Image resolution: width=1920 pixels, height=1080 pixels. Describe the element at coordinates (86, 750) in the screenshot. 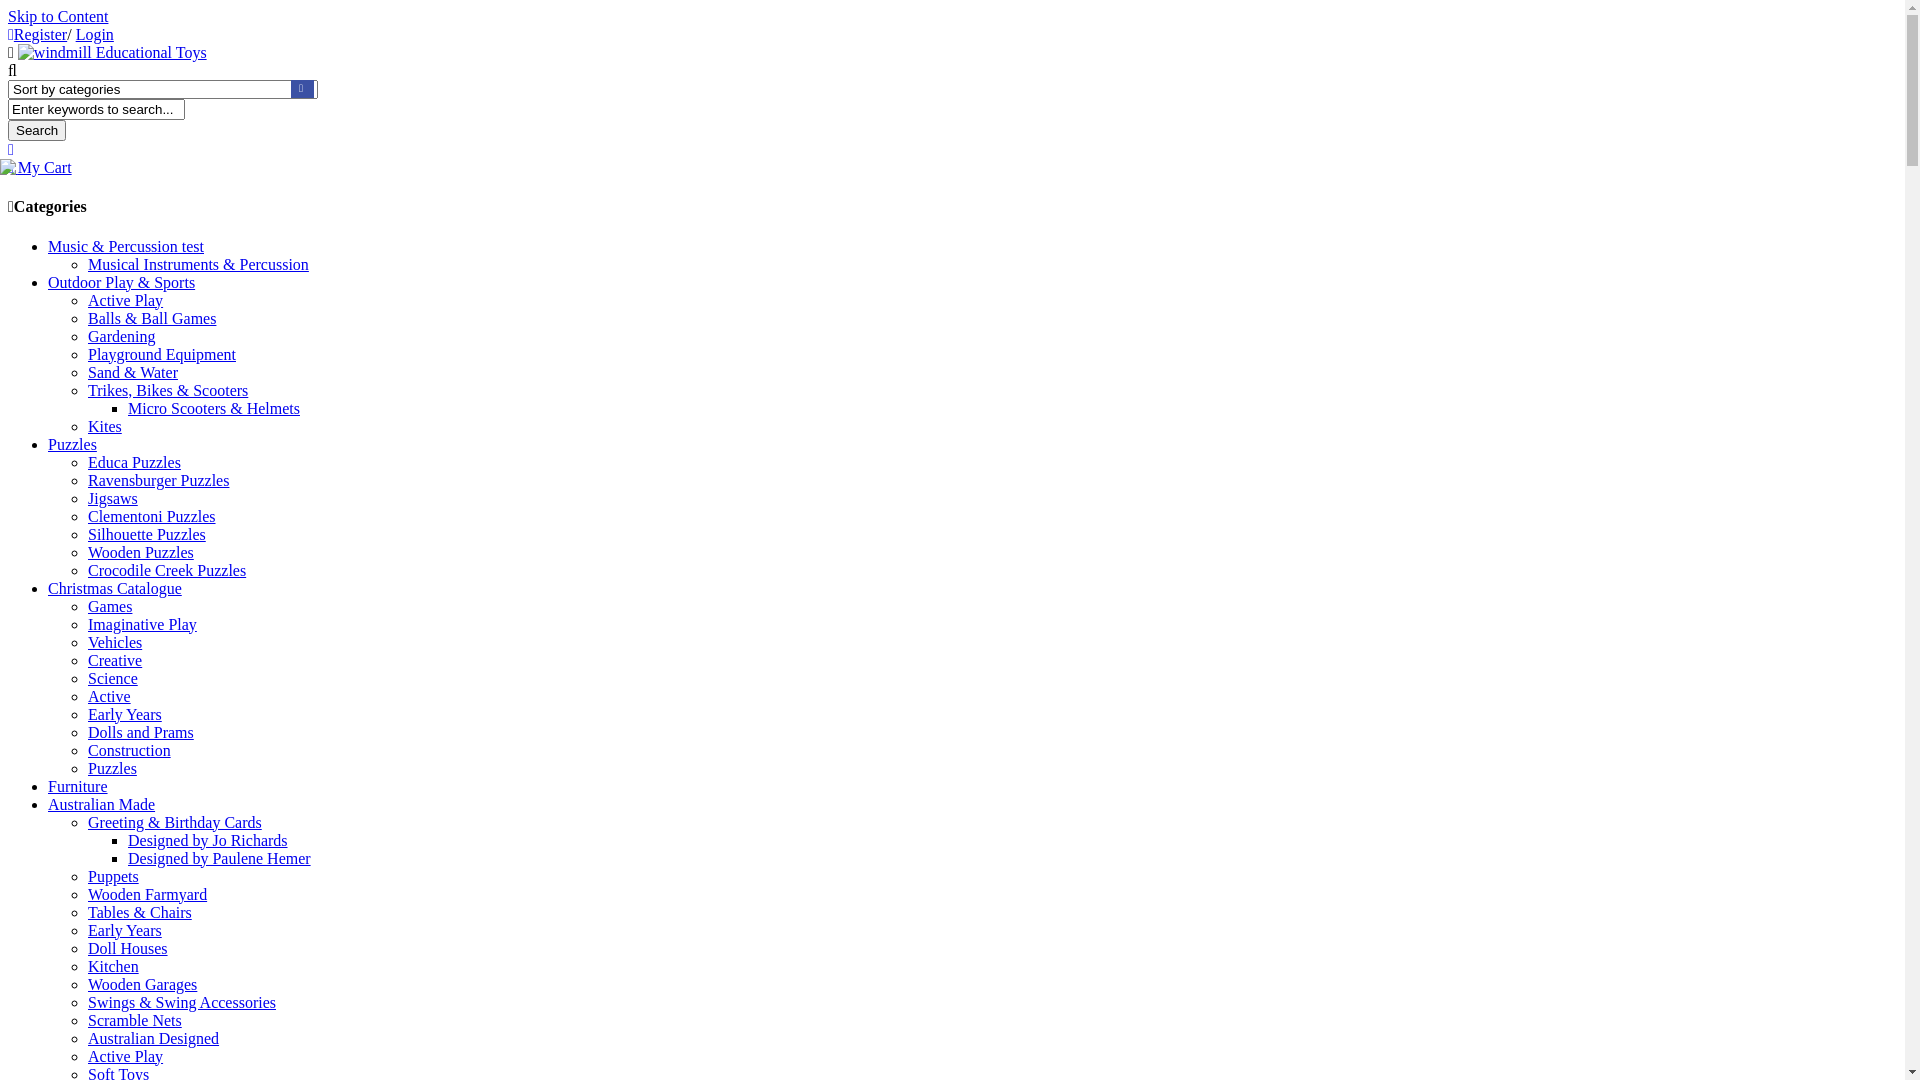

I see `'Construction'` at that location.